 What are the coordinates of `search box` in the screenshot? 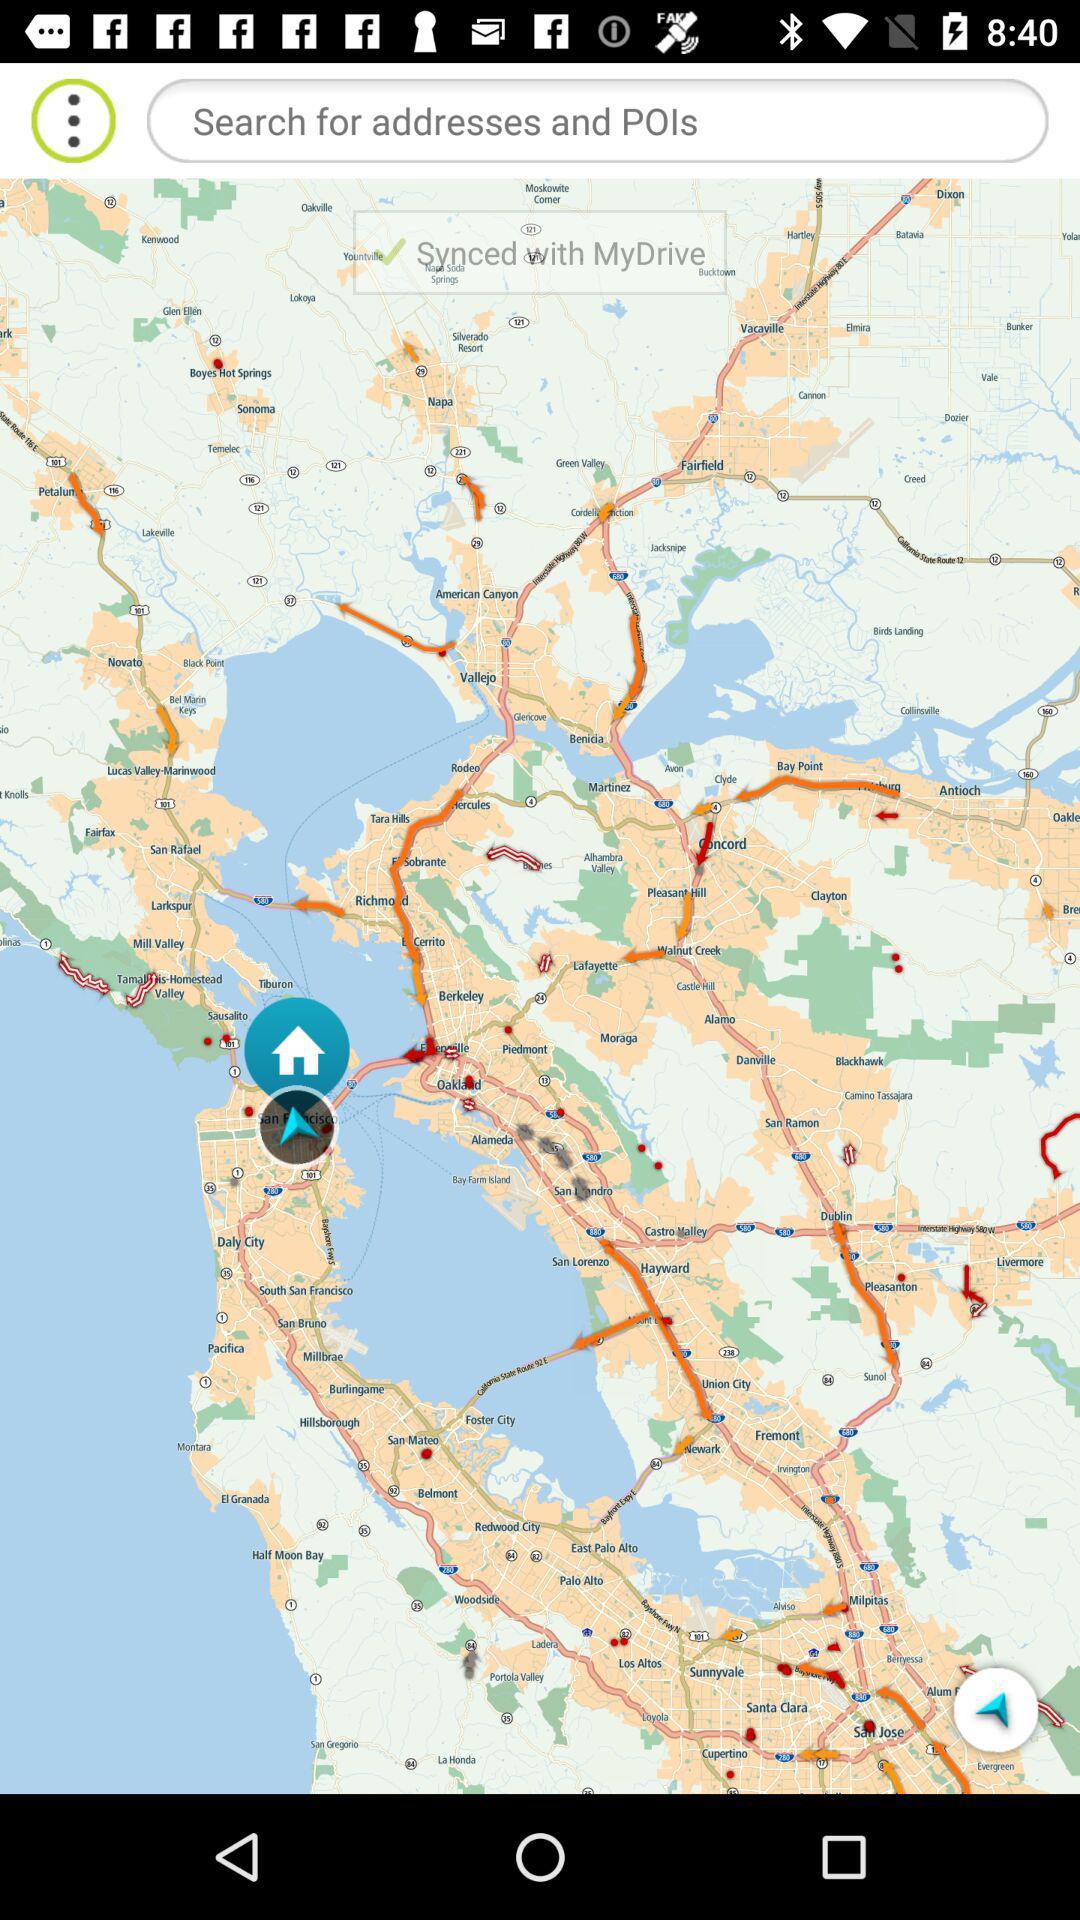 It's located at (596, 119).